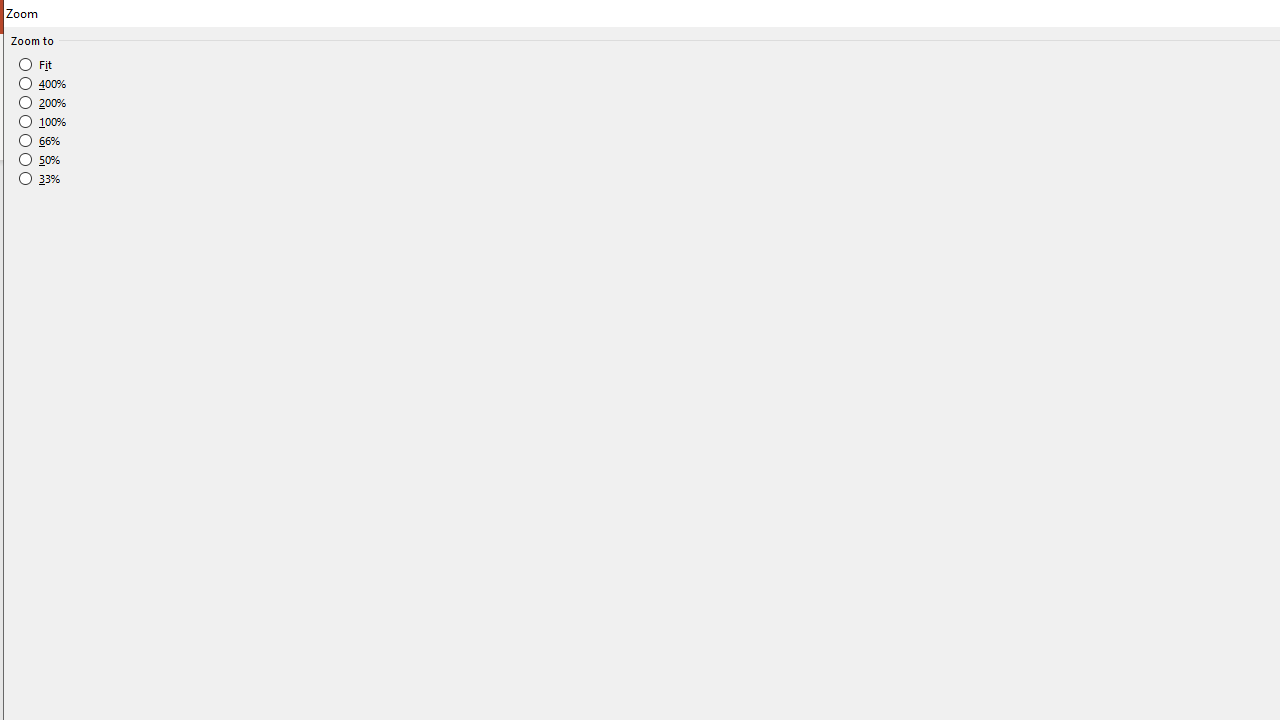  I want to click on '33%', so click(40, 178).